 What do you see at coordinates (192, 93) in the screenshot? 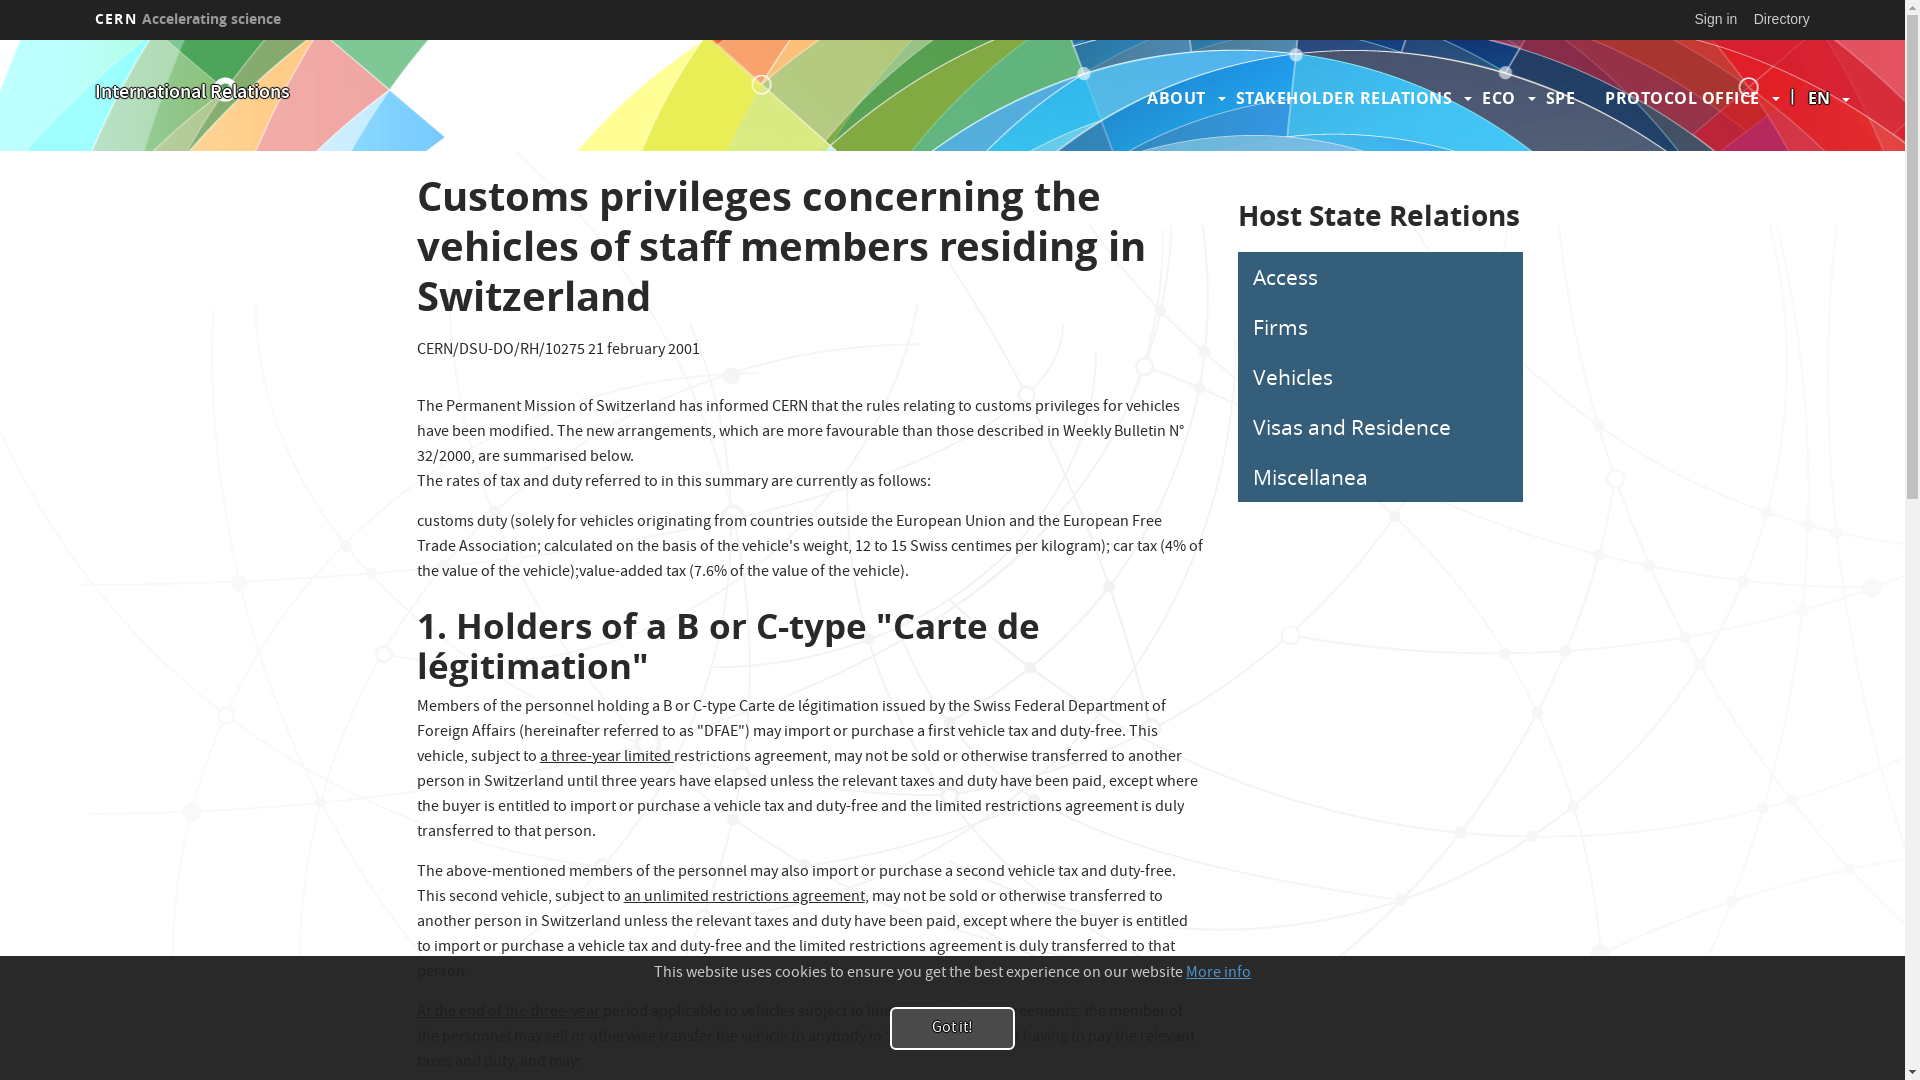
I see `'International Relations'` at bounding box center [192, 93].